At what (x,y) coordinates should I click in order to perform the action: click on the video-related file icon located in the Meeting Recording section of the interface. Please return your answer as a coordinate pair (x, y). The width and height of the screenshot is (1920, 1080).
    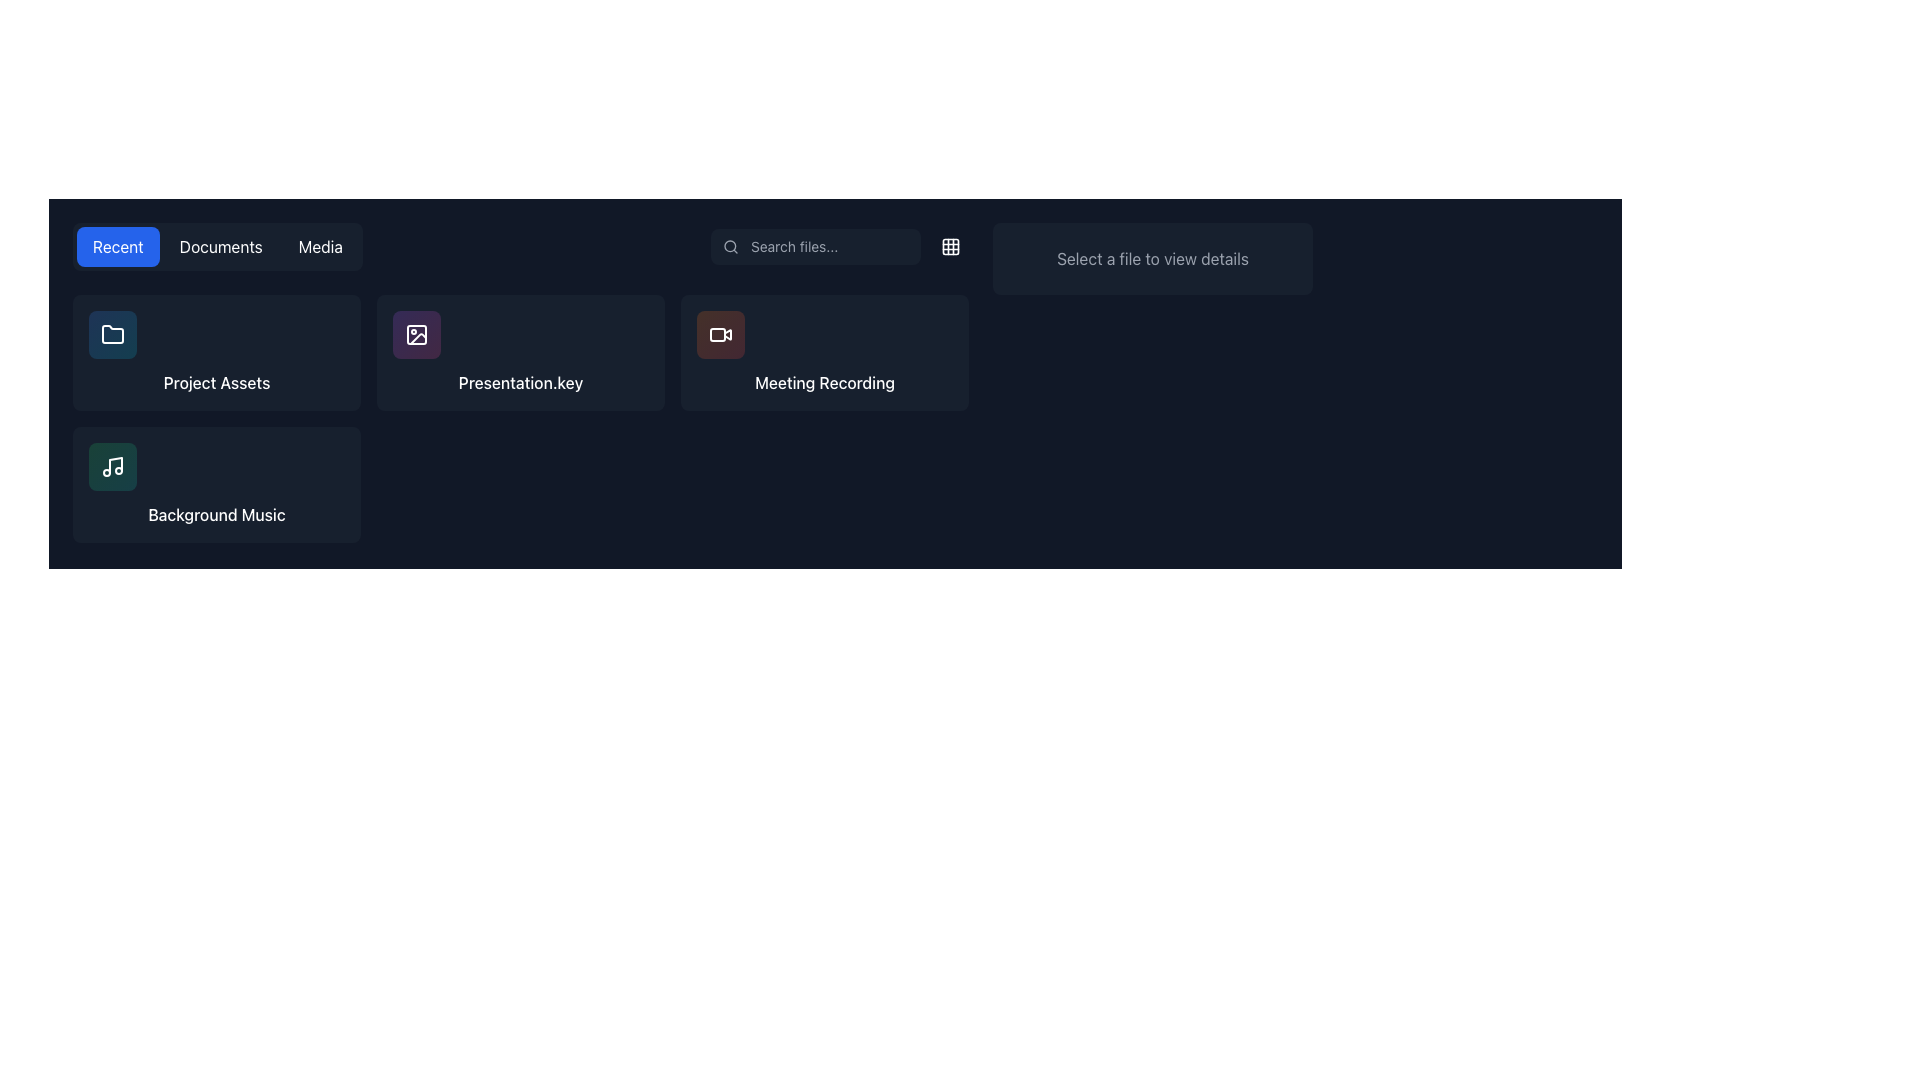
    Looking at the image, I should click on (718, 334).